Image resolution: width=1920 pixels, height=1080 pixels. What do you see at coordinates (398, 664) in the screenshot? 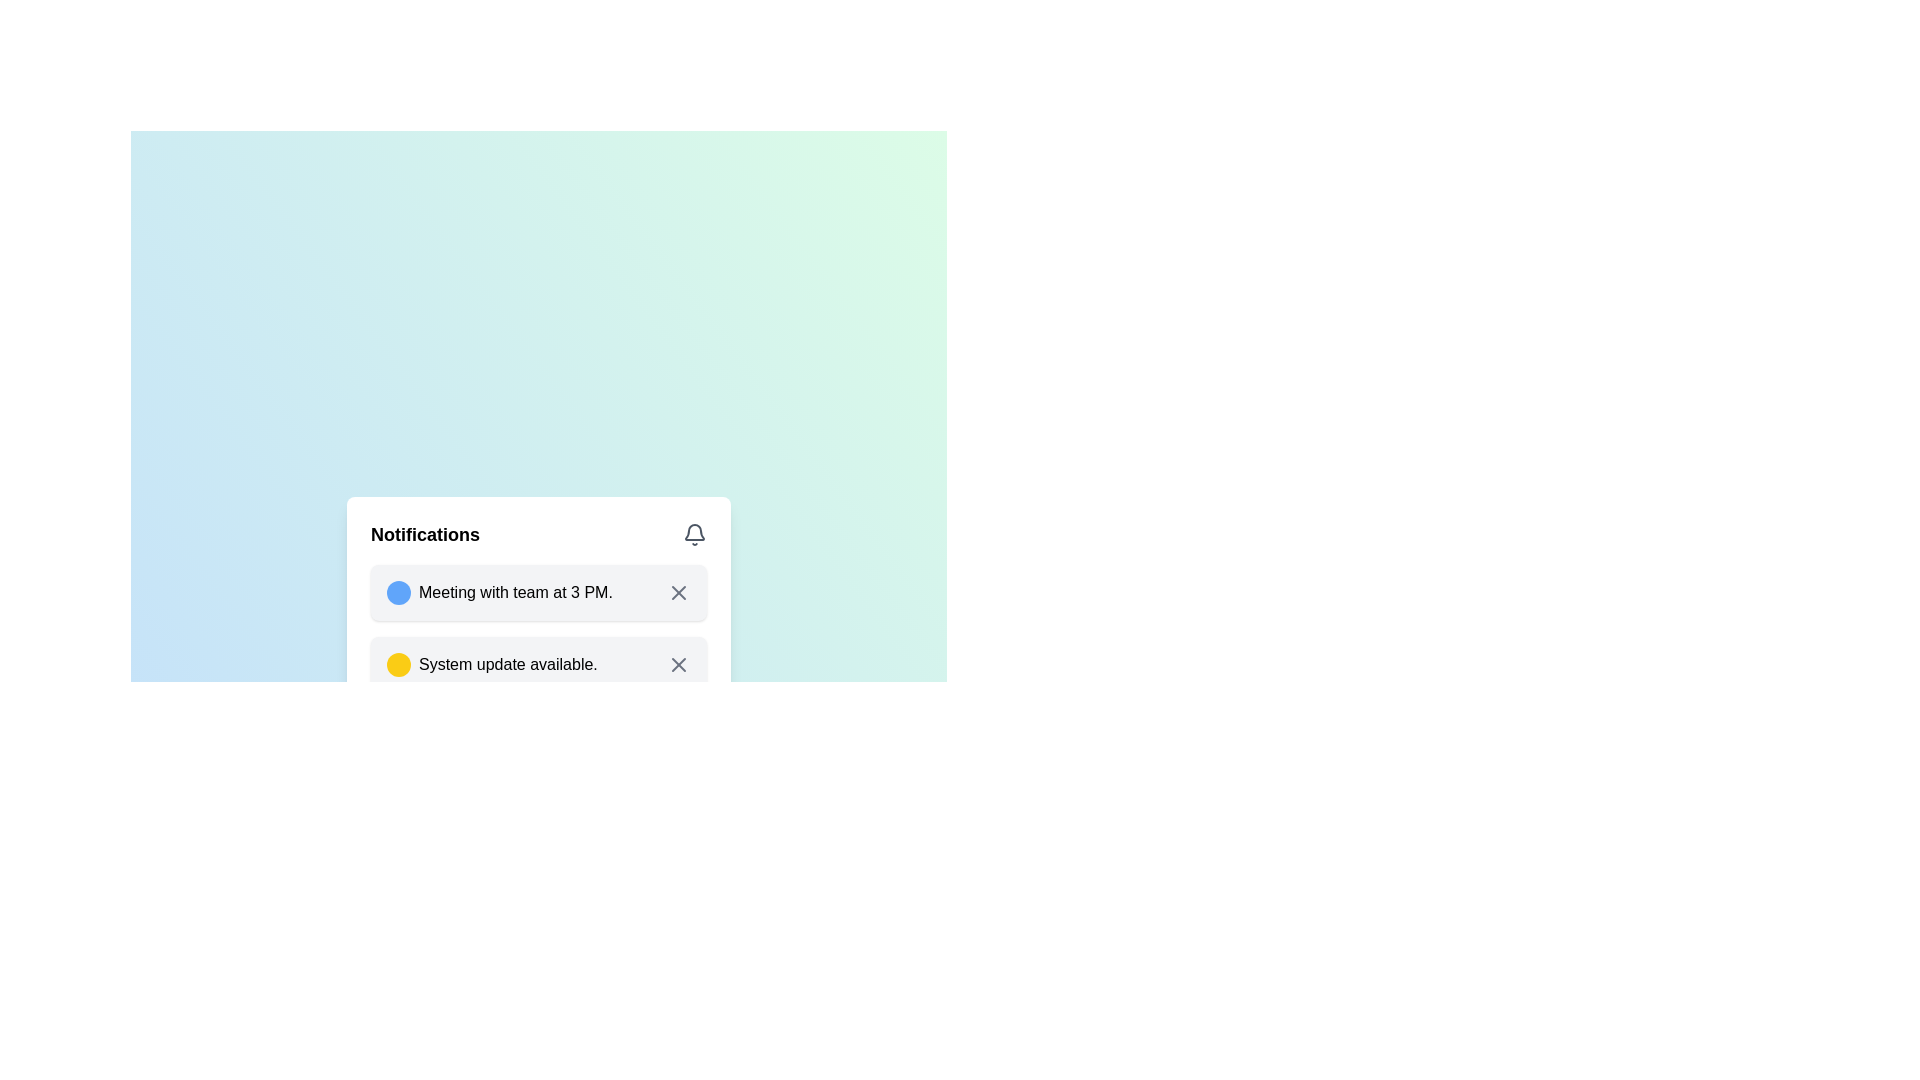
I see `the bright yellow circular icon located within the notification card, positioned to the left of the text 'System update available.'` at bounding box center [398, 664].